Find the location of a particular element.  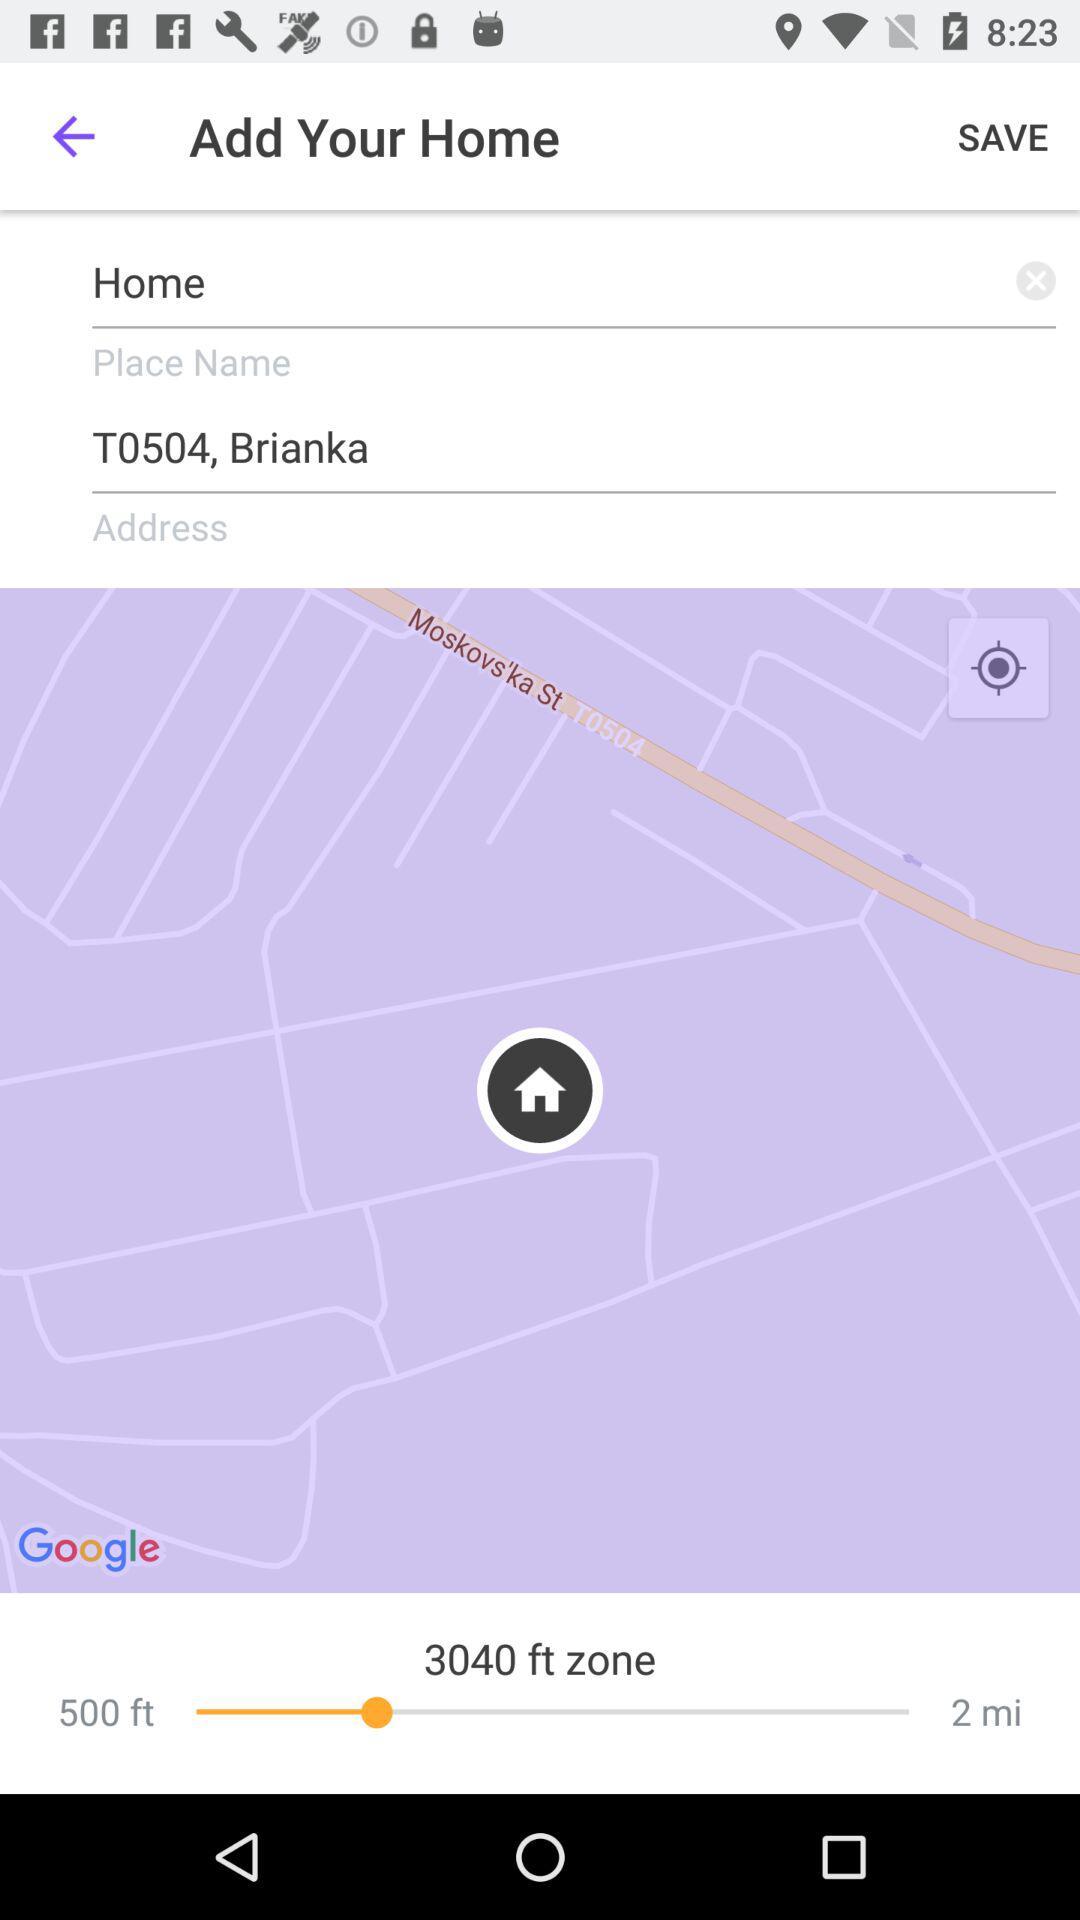

icon below place name item is located at coordinates (574, 438).